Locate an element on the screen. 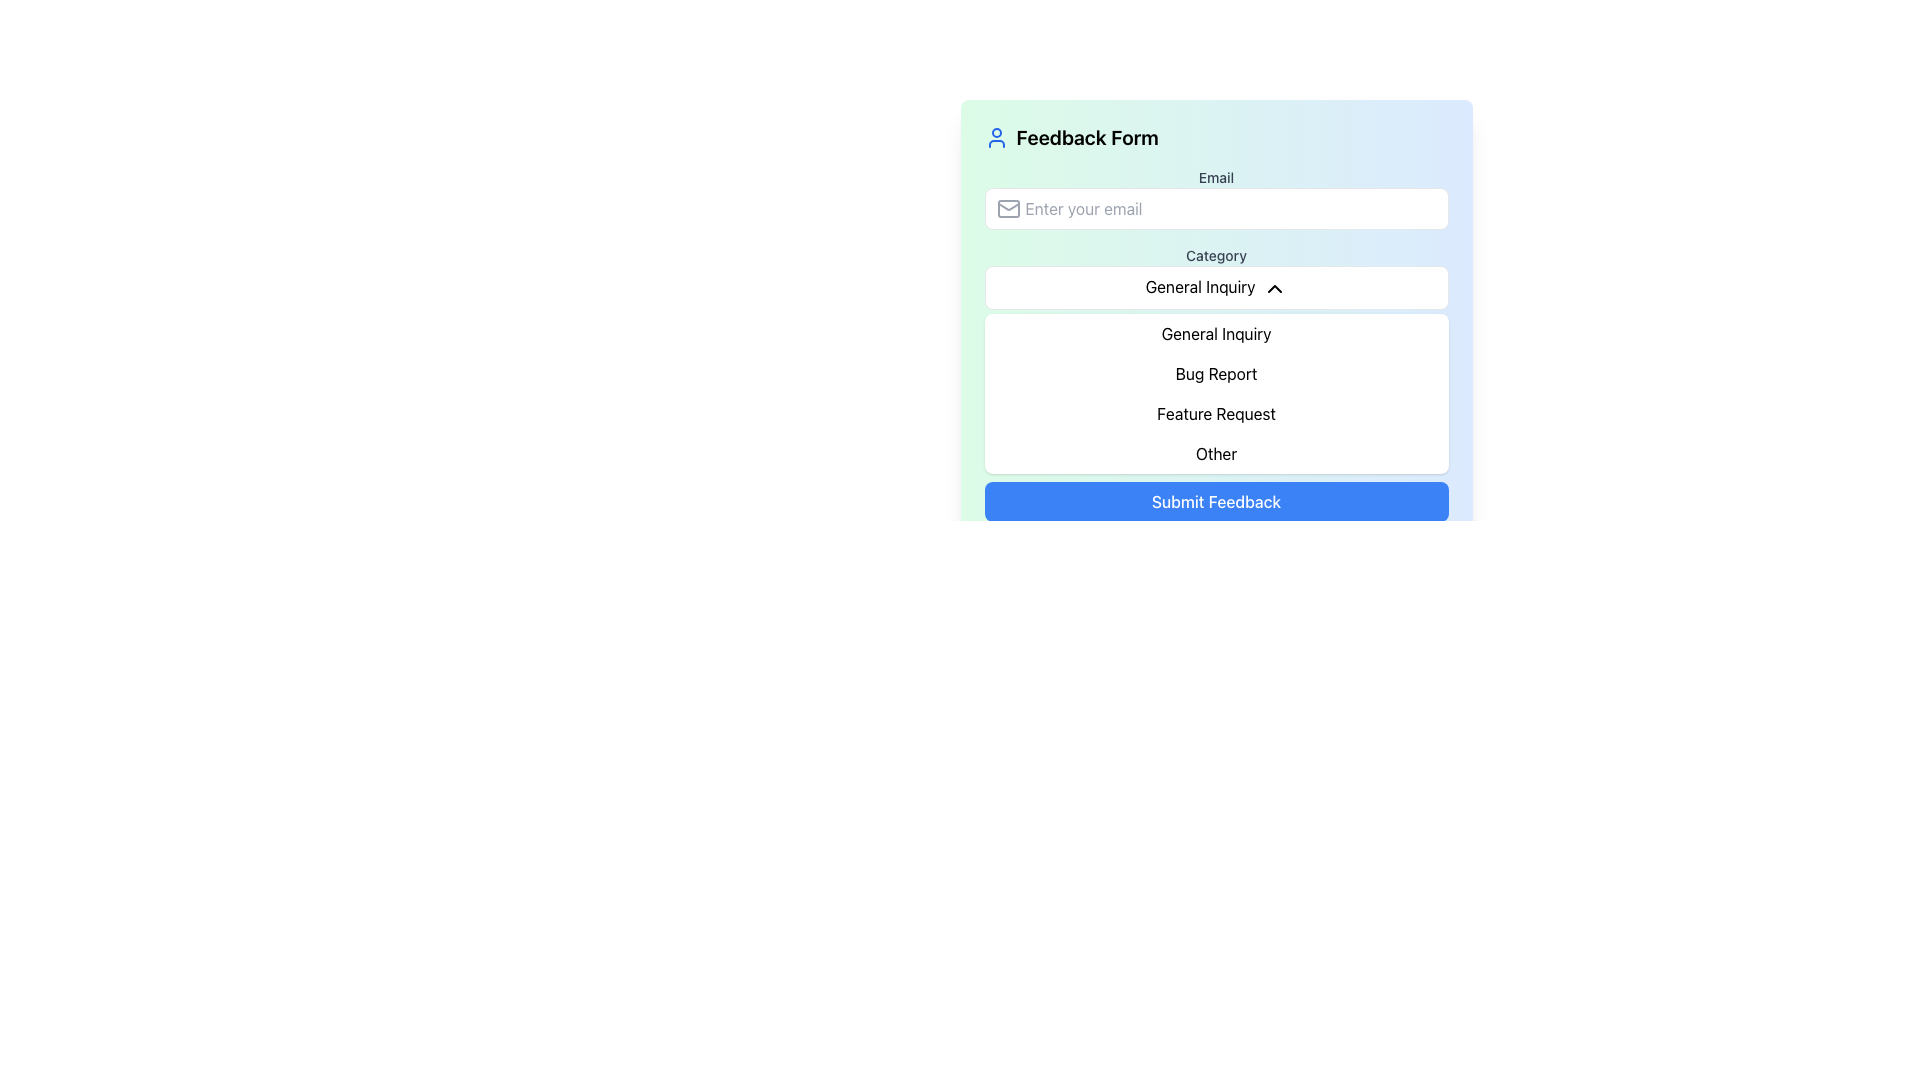  the 'Submit Feedback' button, which has a blue background and white text is located at coordinates (1215, 500).